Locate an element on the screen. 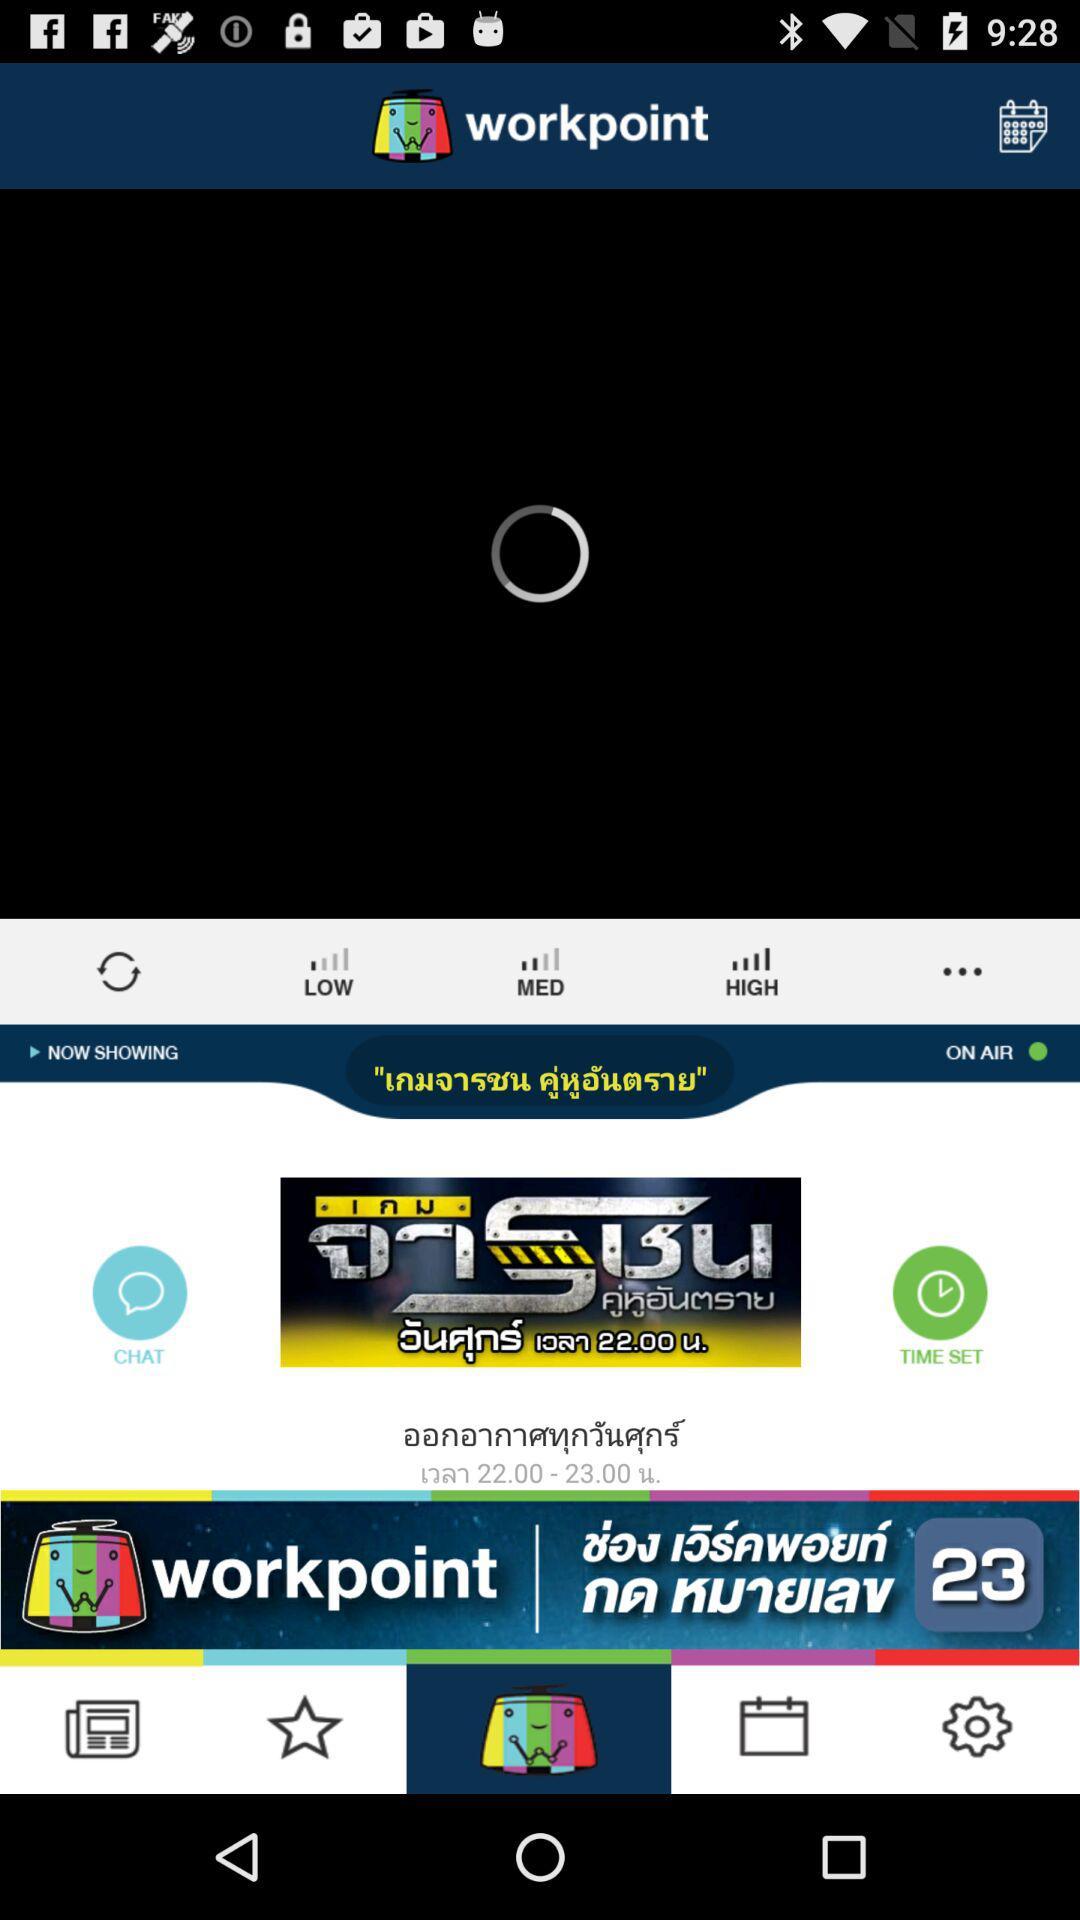 Image resolution: width=1080 pixels, height=1920 pixels. the swap icon is located at coordinates (118, 1039).